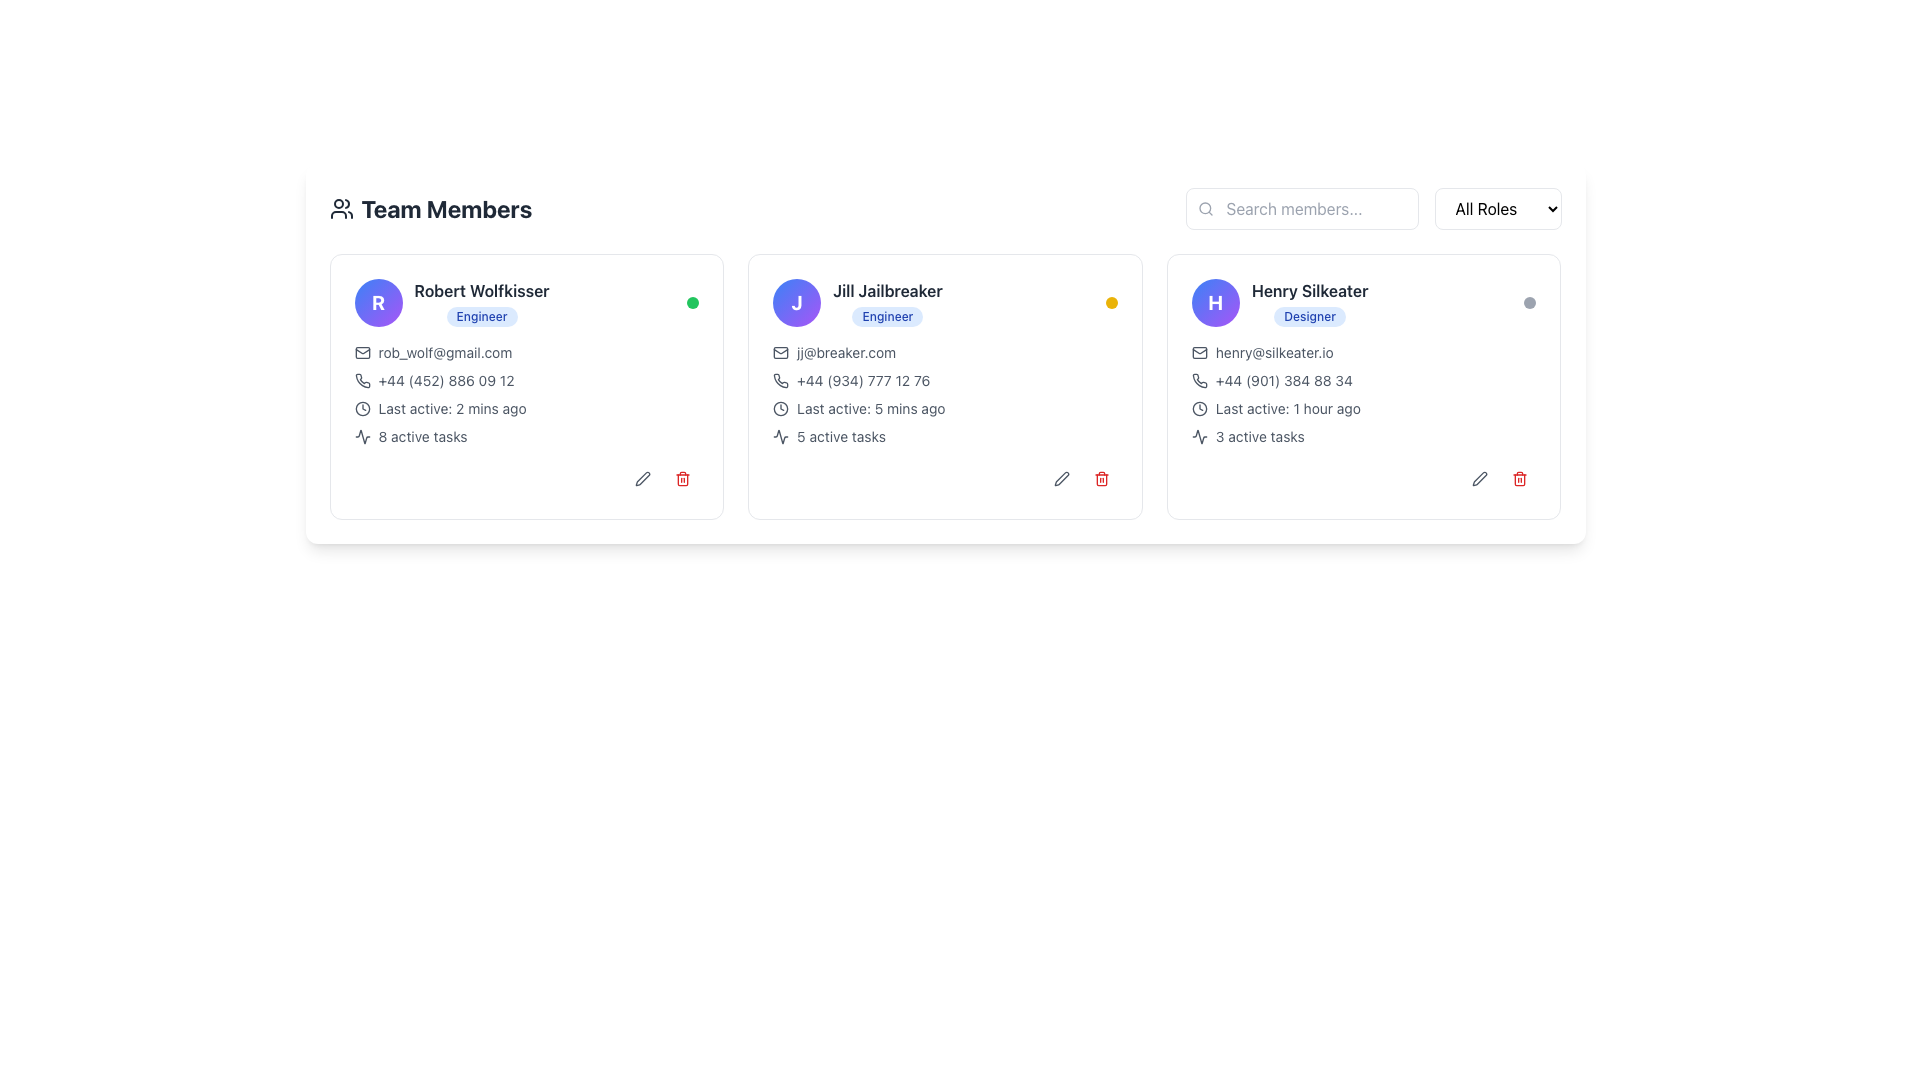 The width and height of the screenshot is (1920, 1080). What do you see at coordinates (1259, 435) in the screenshot?
I see `count of active tasks from the text label located in the bottom-right corner of the card belonging to 'Henry Silkeater'` at bounding box center [1259, 435].